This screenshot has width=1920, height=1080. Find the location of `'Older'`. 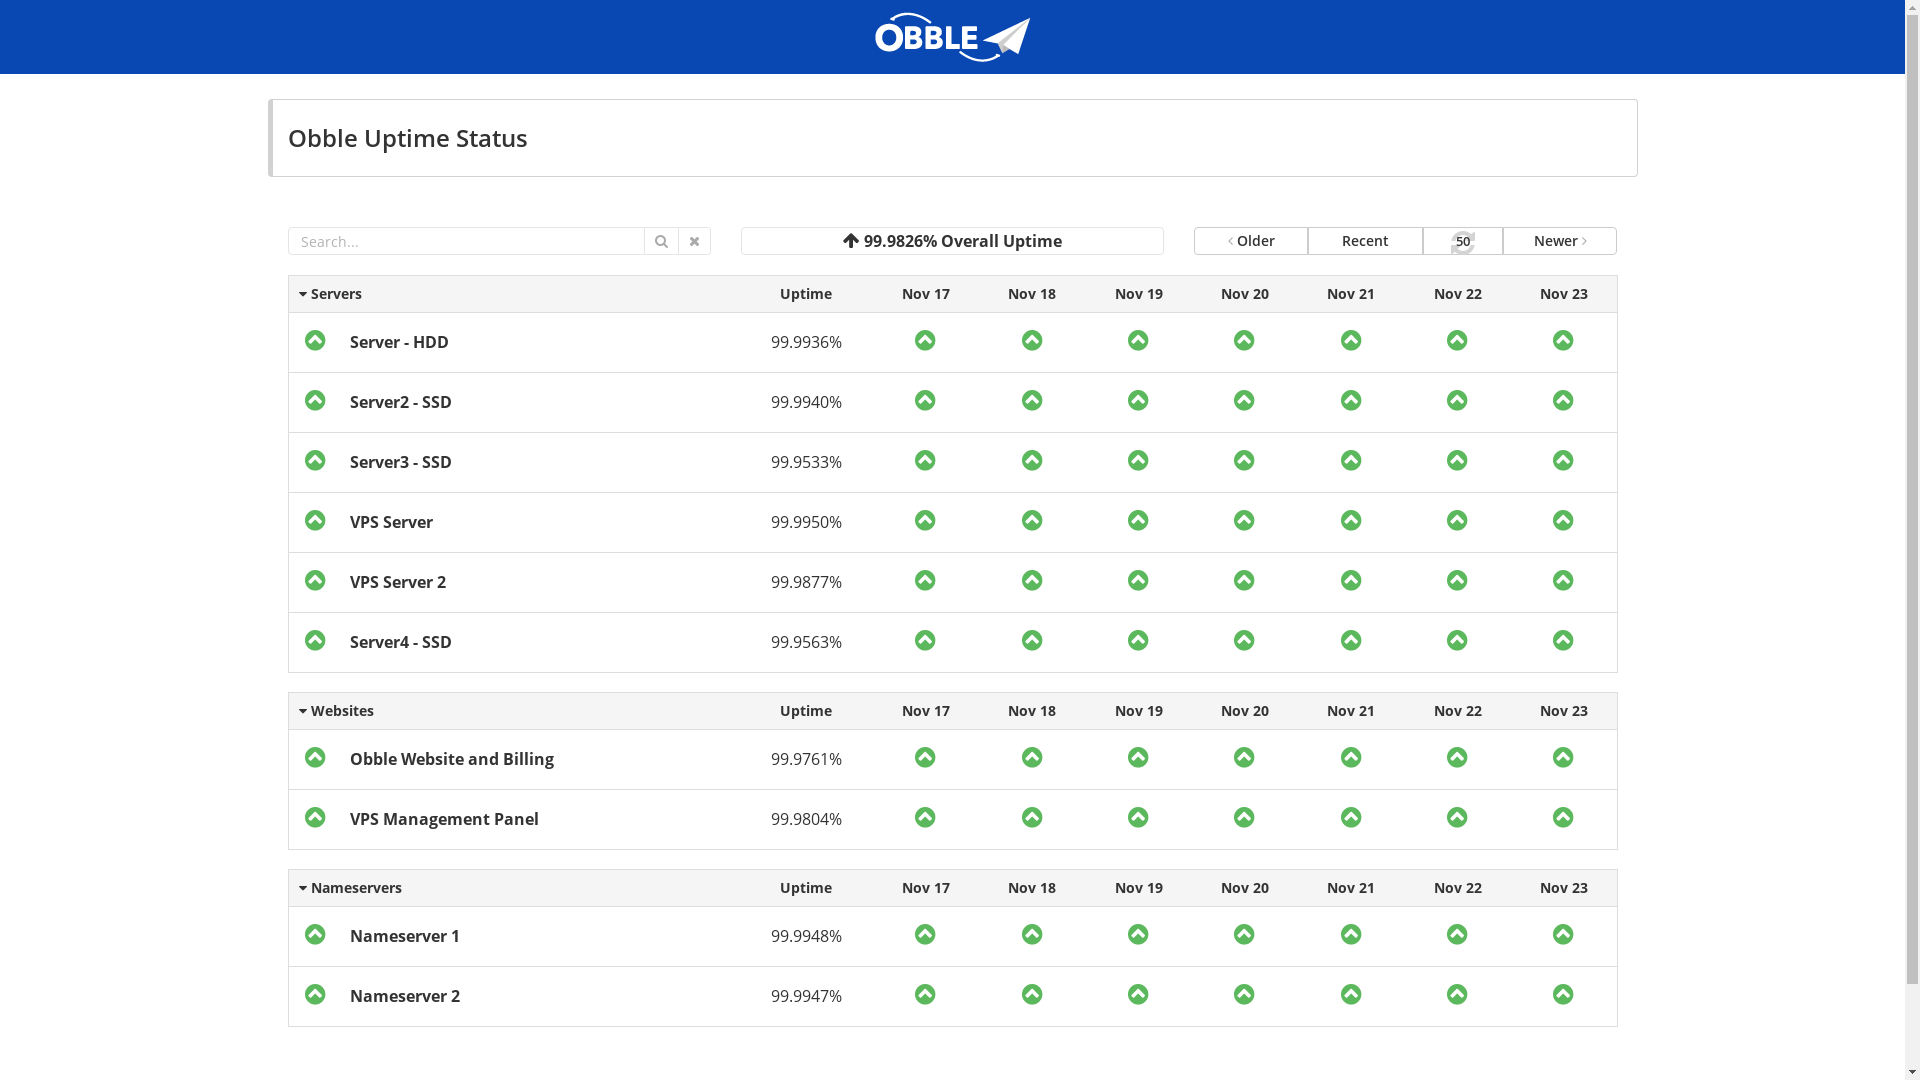

'Older' is located at coordinates (1194, 239).